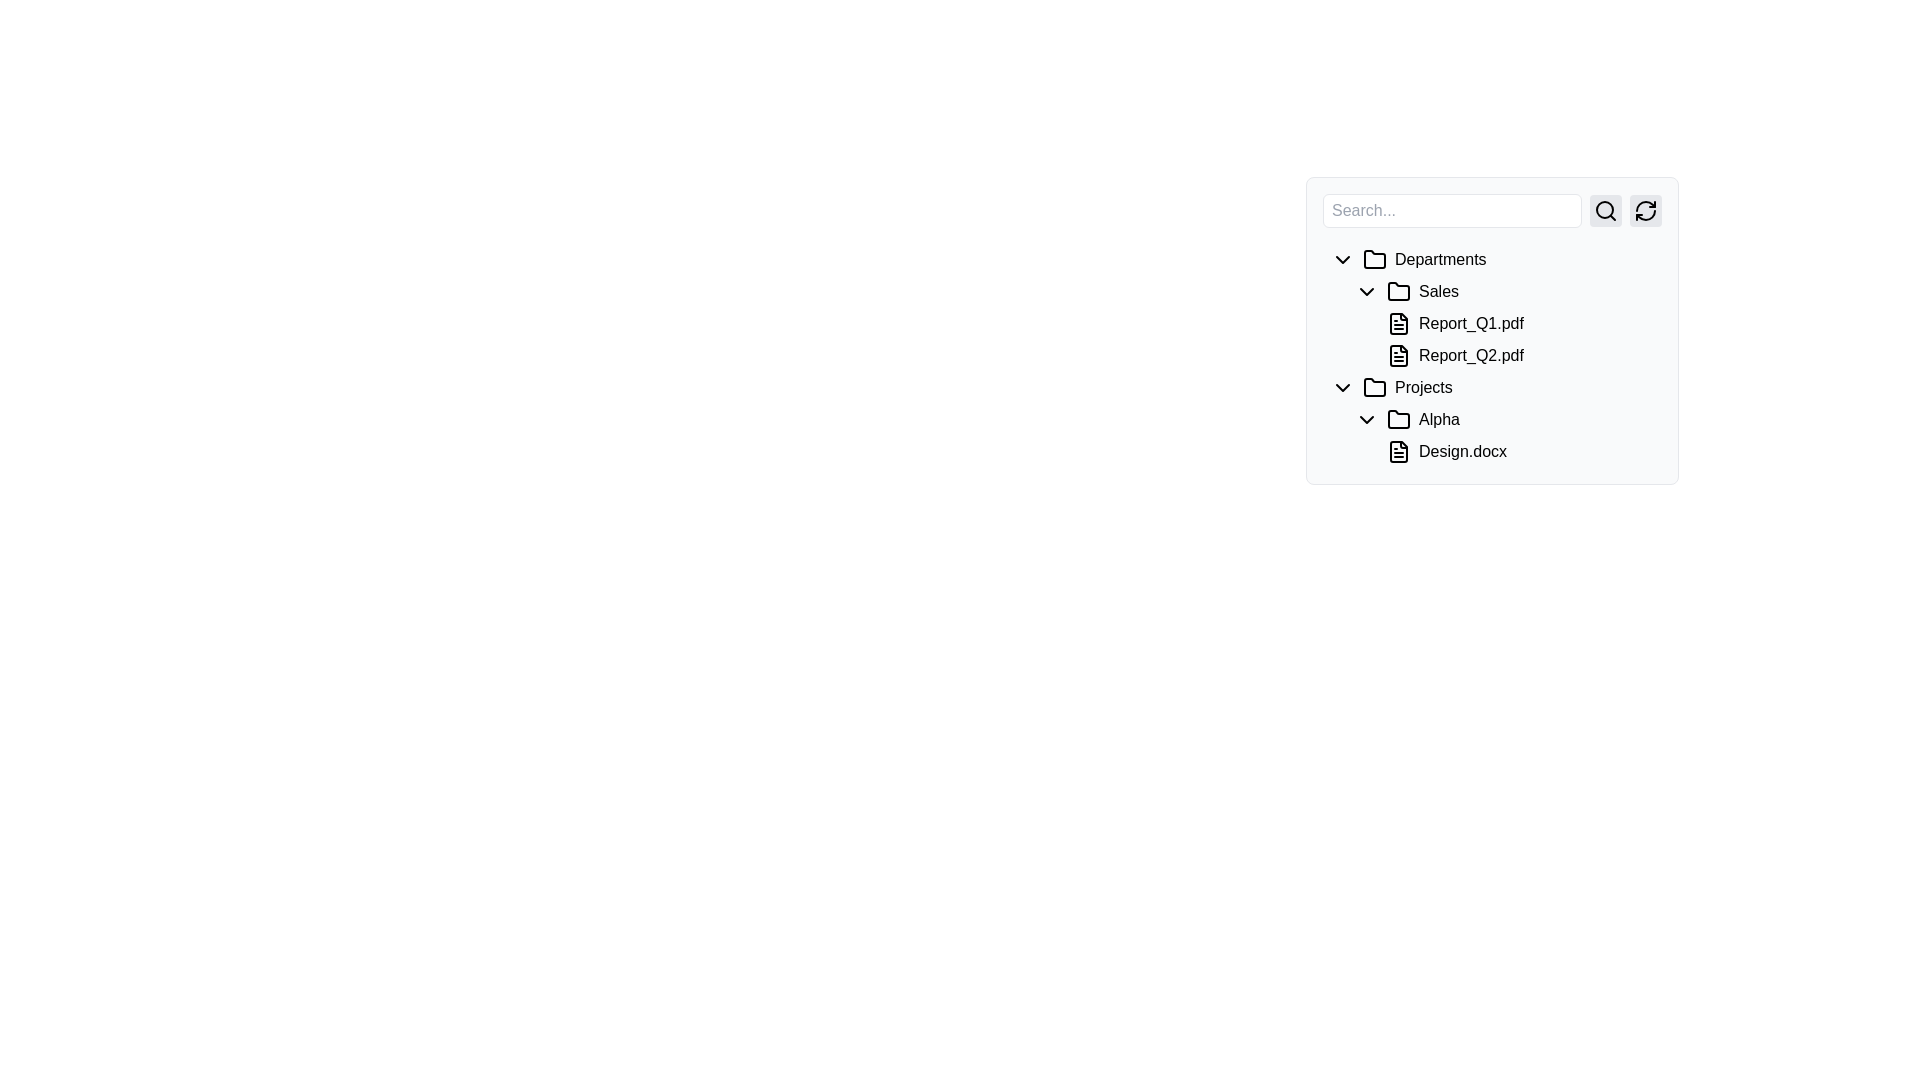 This screenshot has height=1080, width=1920. What do you see at coordinates (1492, 354) in the screenshot?
I see `the text label representing the file 'Report_Q2.pdf' located under the 'Sales' folder` at bounding box center [1492, 354].